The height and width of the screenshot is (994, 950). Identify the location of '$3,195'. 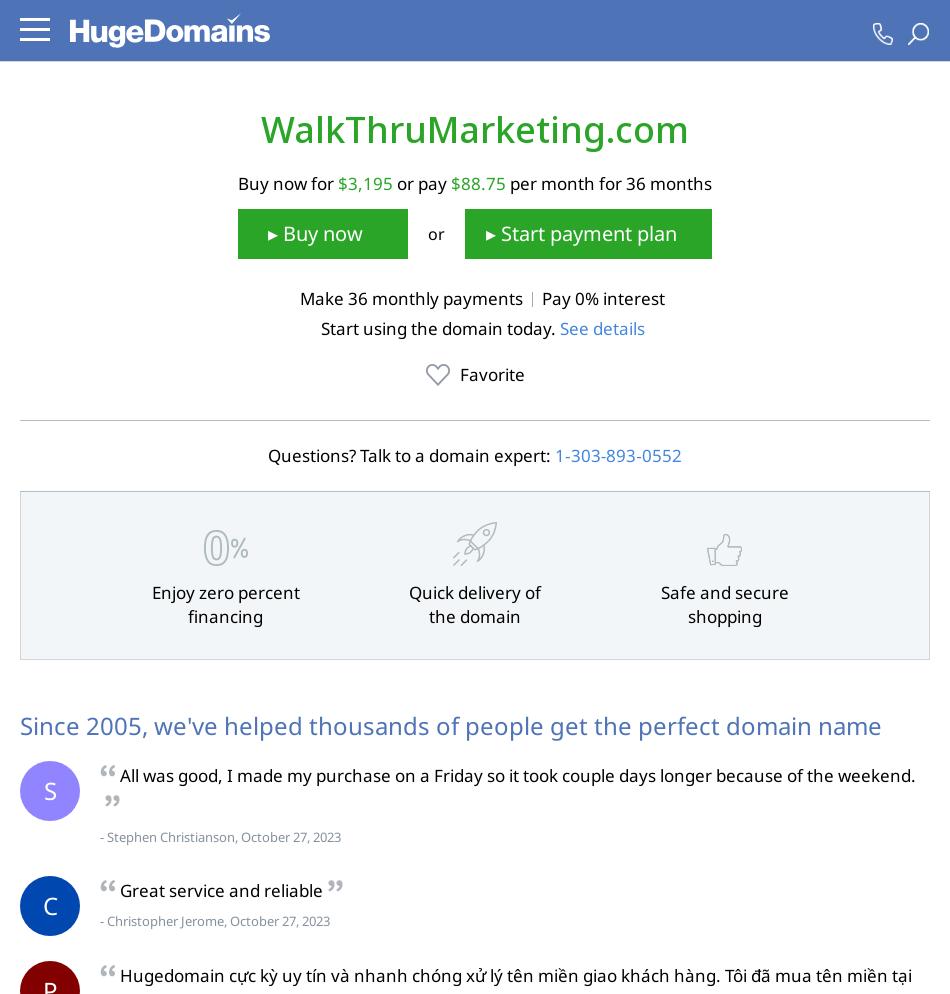
(364, 181).